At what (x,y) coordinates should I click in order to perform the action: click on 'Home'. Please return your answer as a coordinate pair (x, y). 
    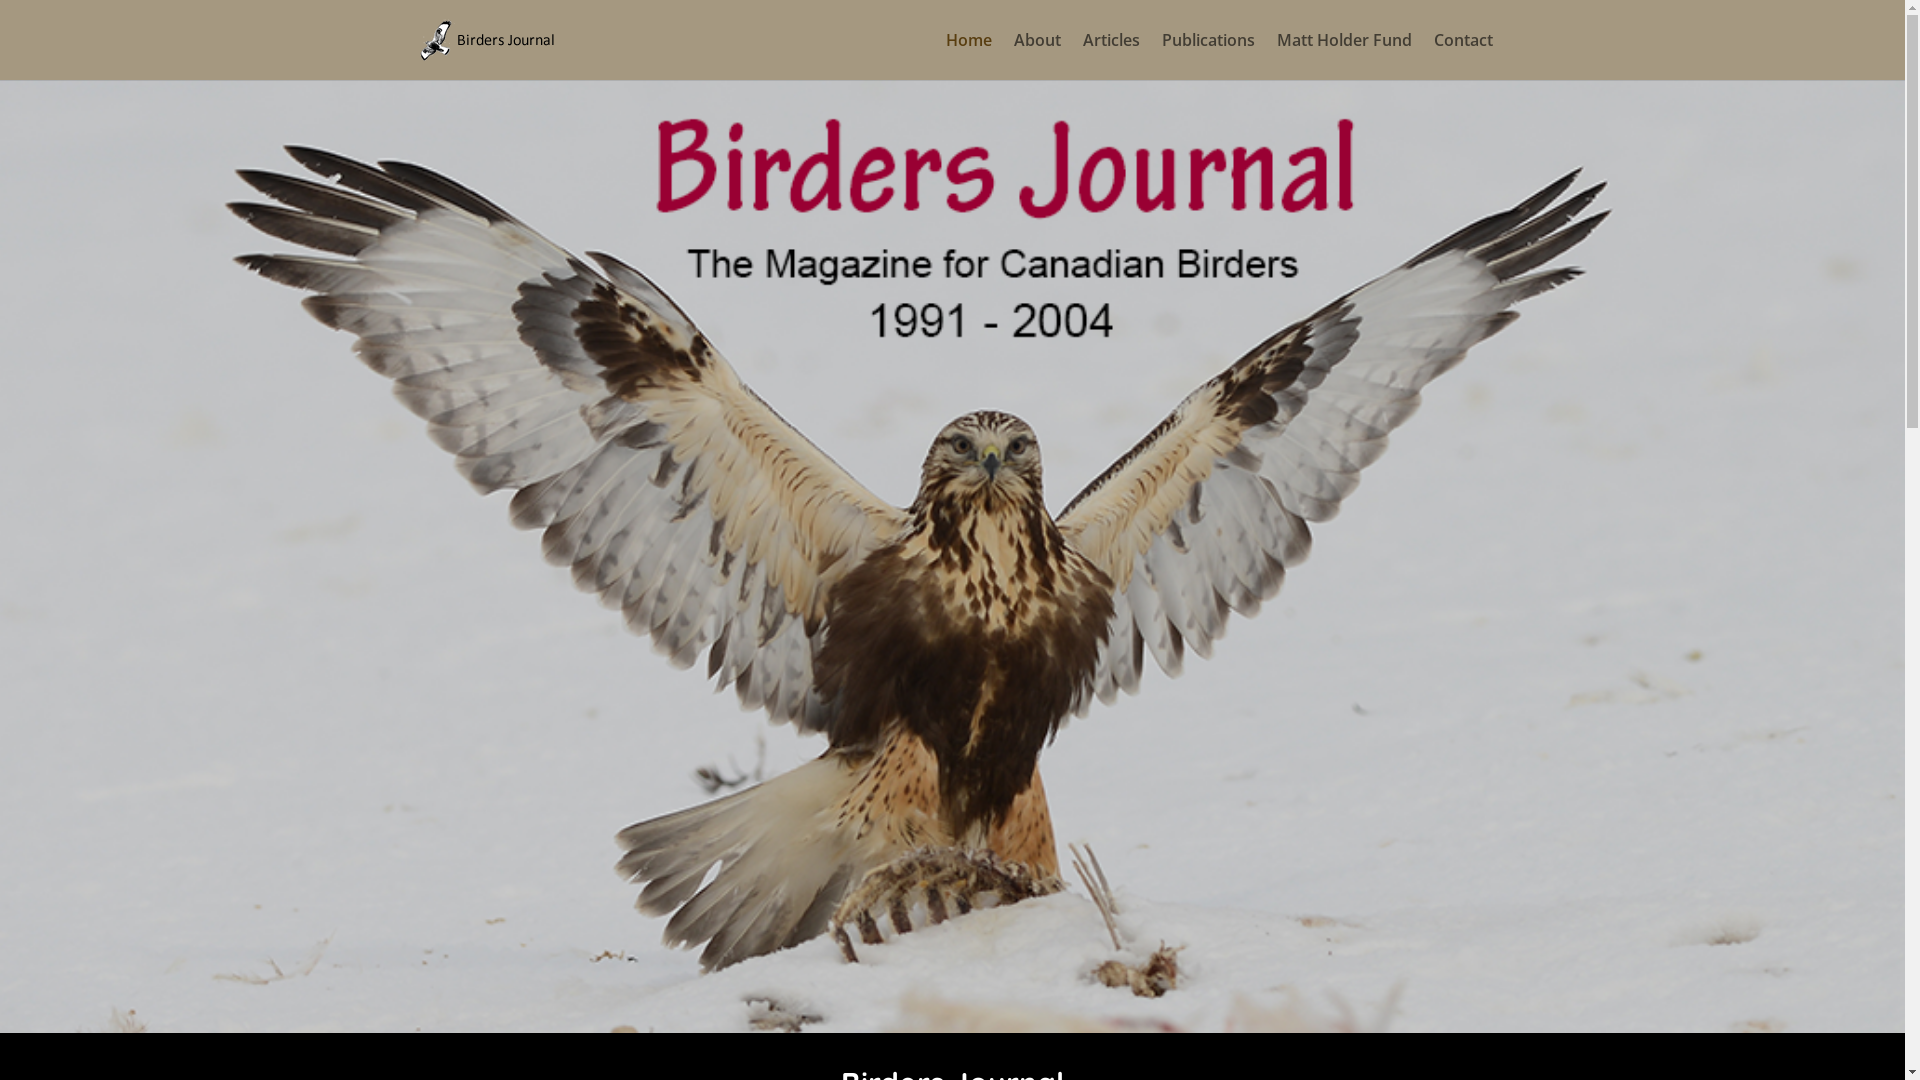
    Looking at the image, I should click on (969, 55).